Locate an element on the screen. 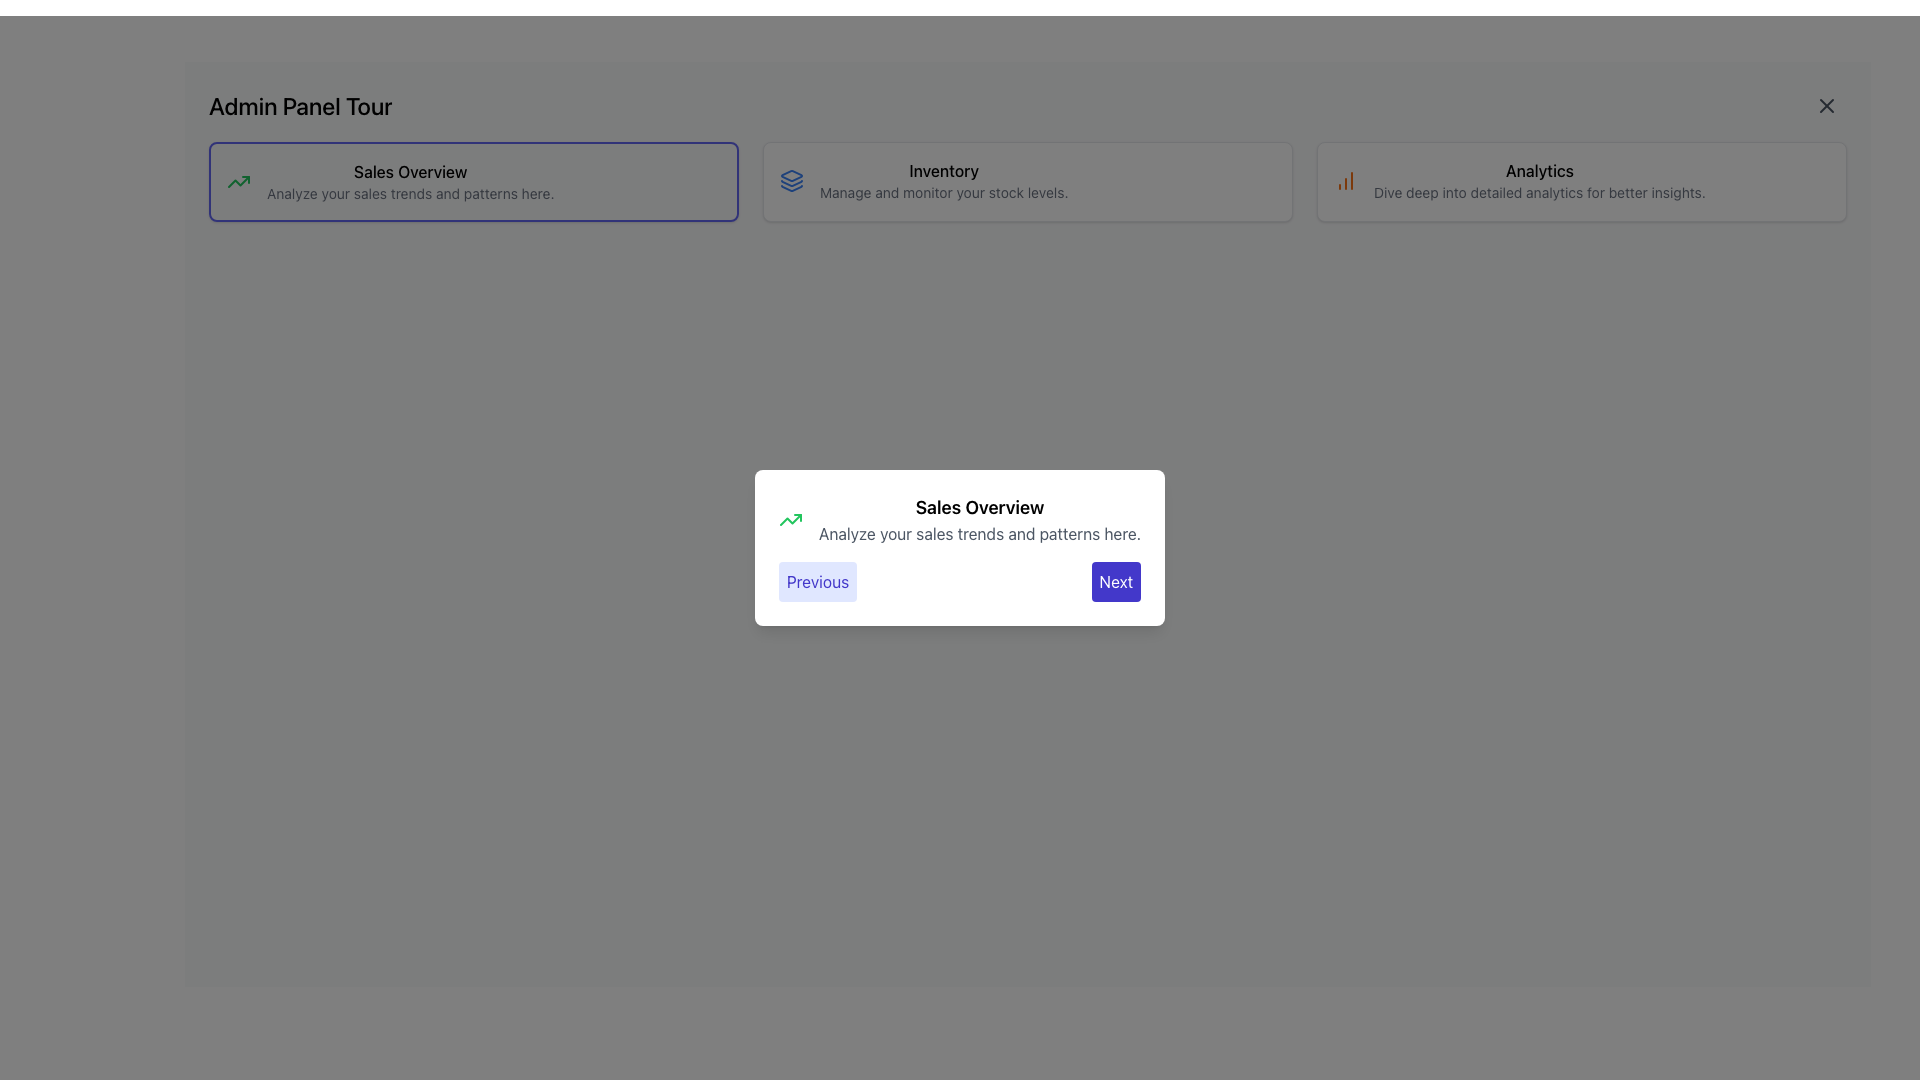 The height and width of the screenshot is (1080, 1920). the Informational Card located in the middle of a three-item horizontal layout is located at coordinates (1027, 181).